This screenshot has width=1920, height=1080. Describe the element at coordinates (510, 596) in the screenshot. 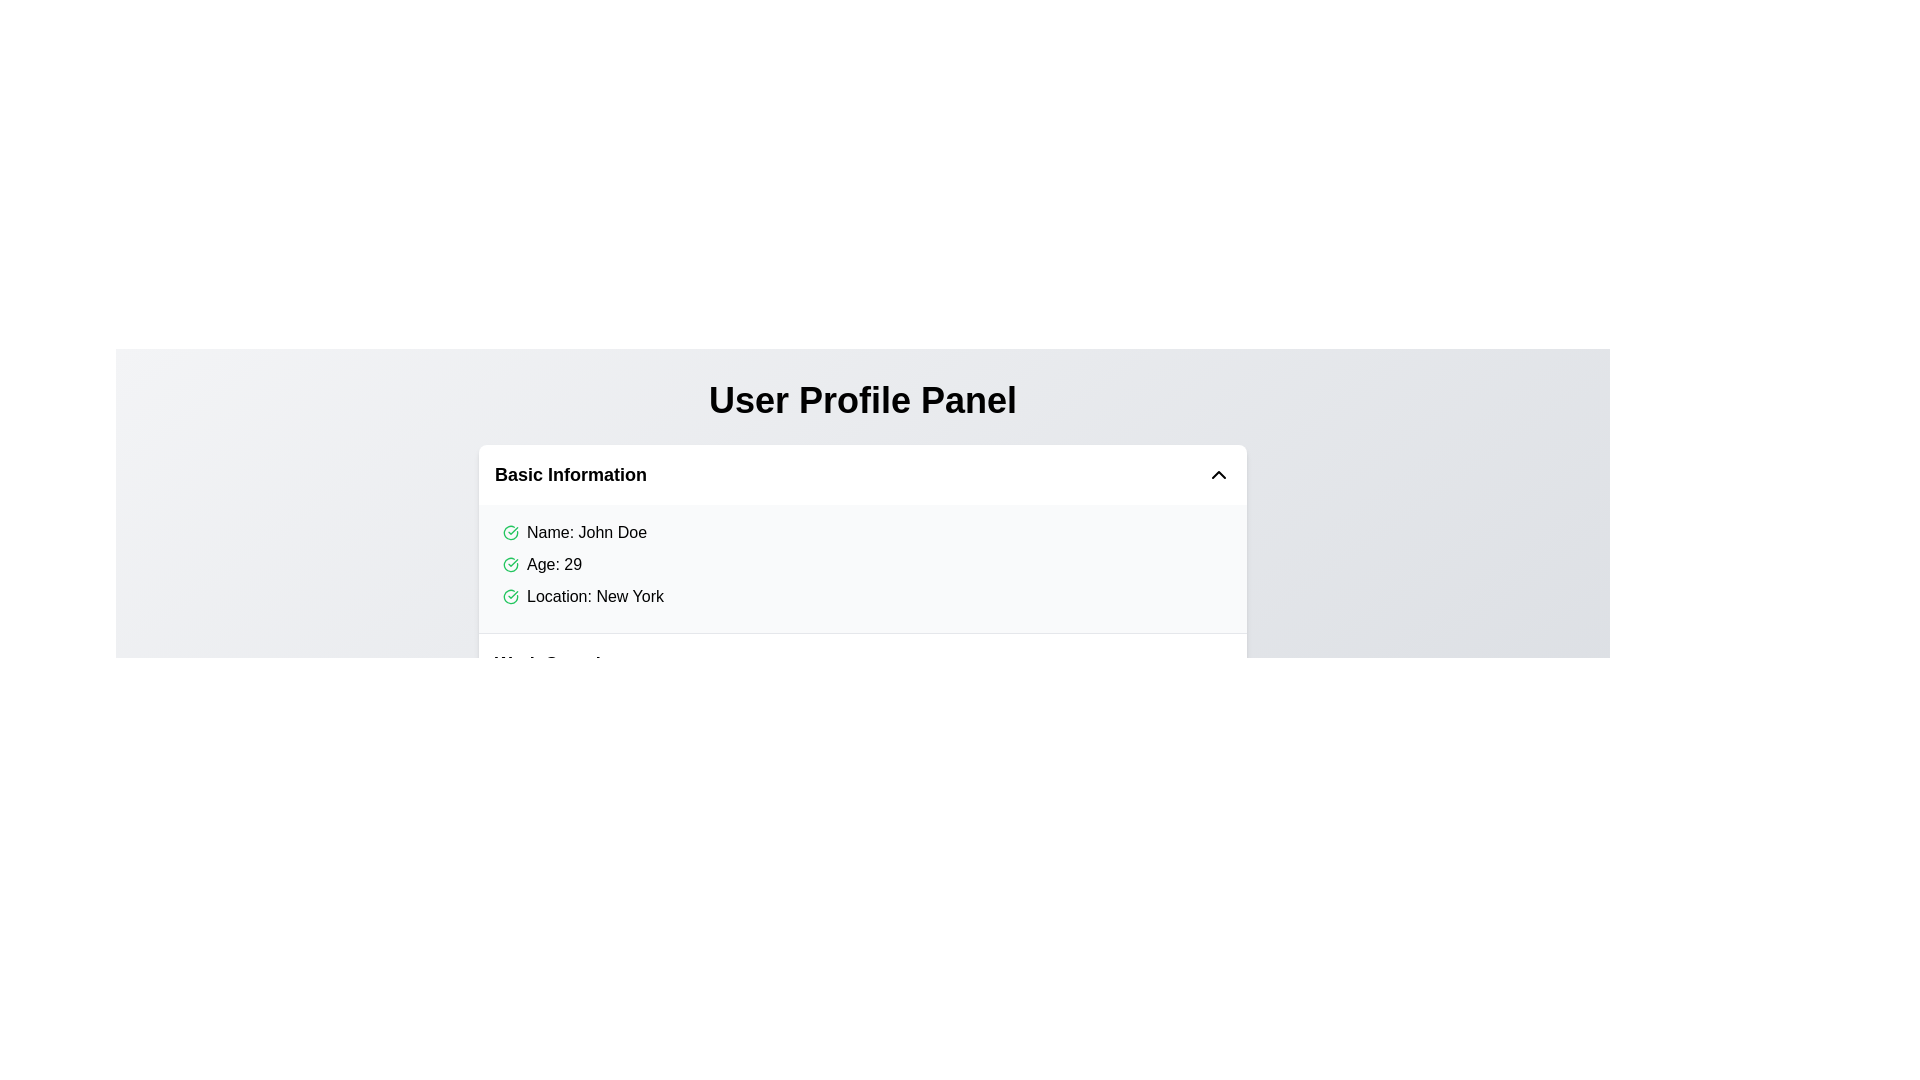

I see `the SVG graphical element that is part of the confirmation or status indicator icon located in the 'Basic Information' section, to the left of the 'Name: John Doe' text` at that location.